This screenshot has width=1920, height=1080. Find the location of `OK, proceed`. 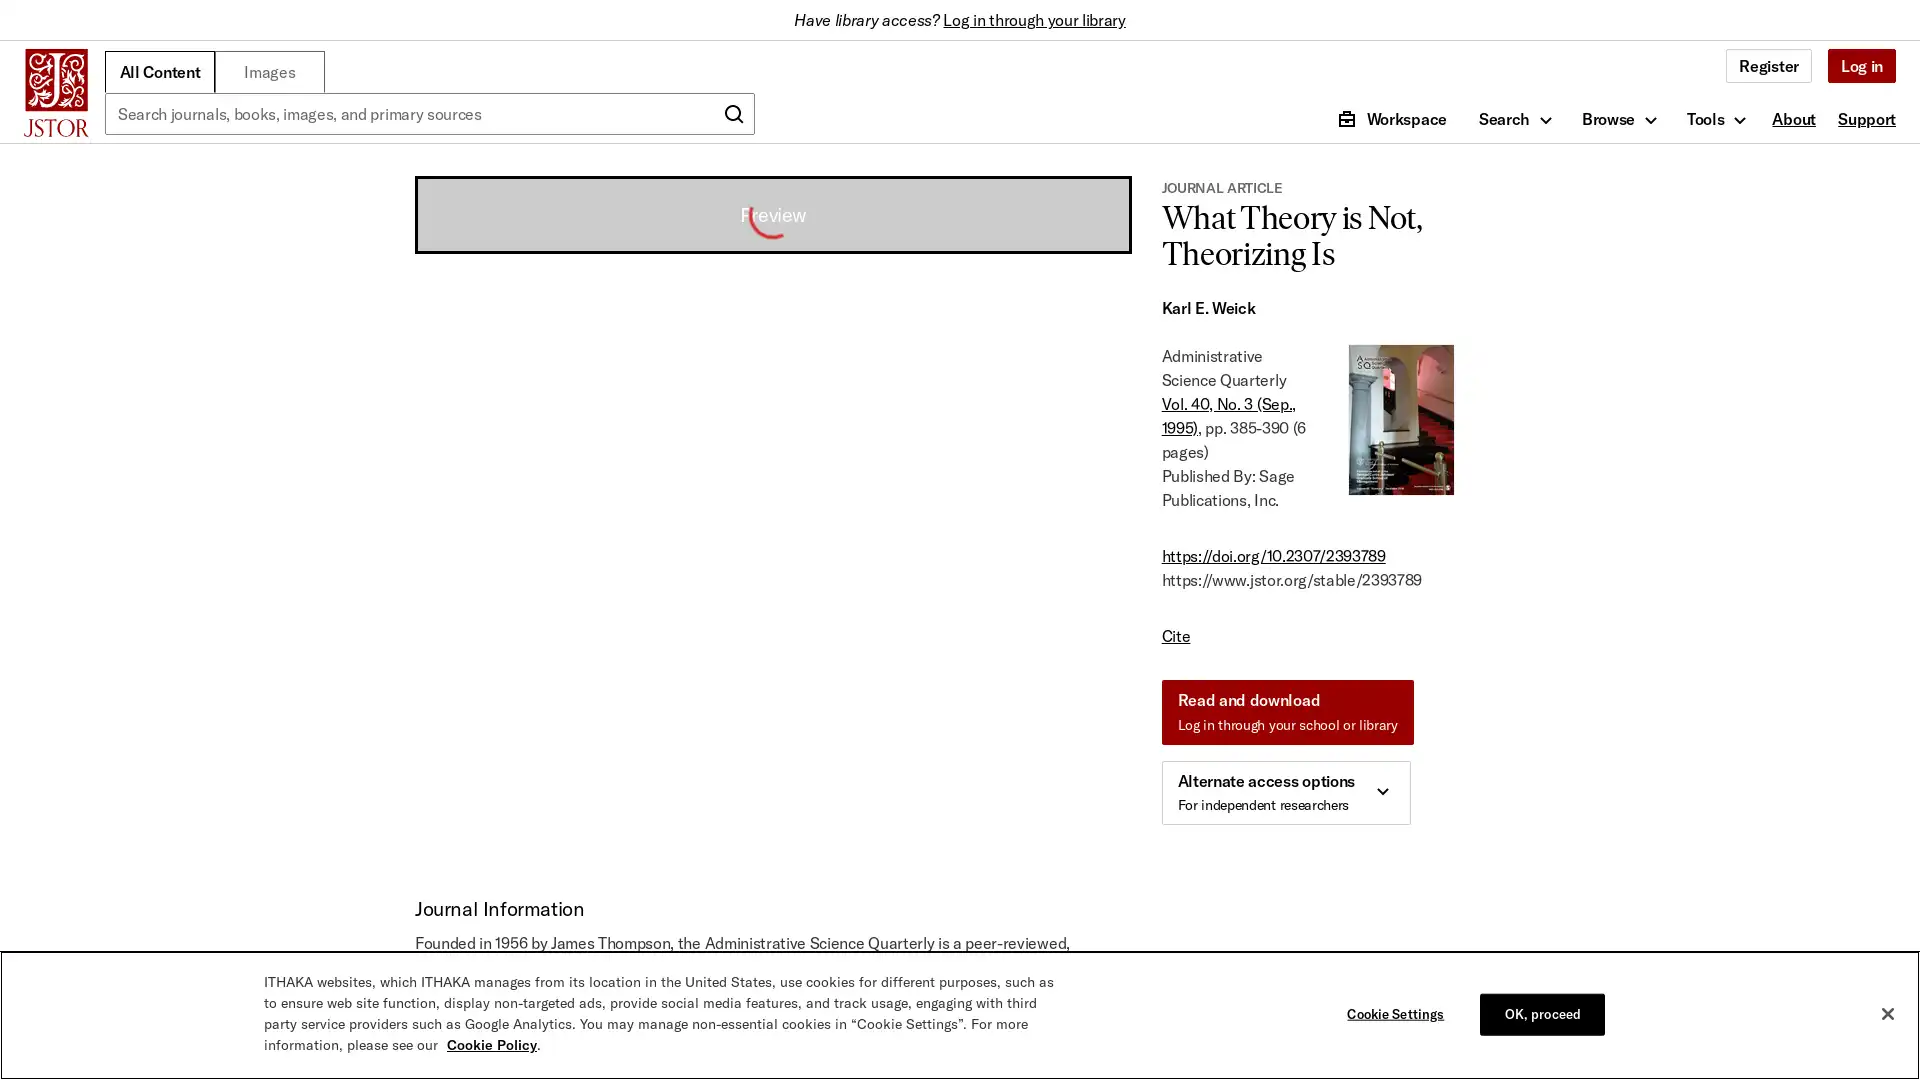

OK, proceed is located at coordinates (1541, 1014).